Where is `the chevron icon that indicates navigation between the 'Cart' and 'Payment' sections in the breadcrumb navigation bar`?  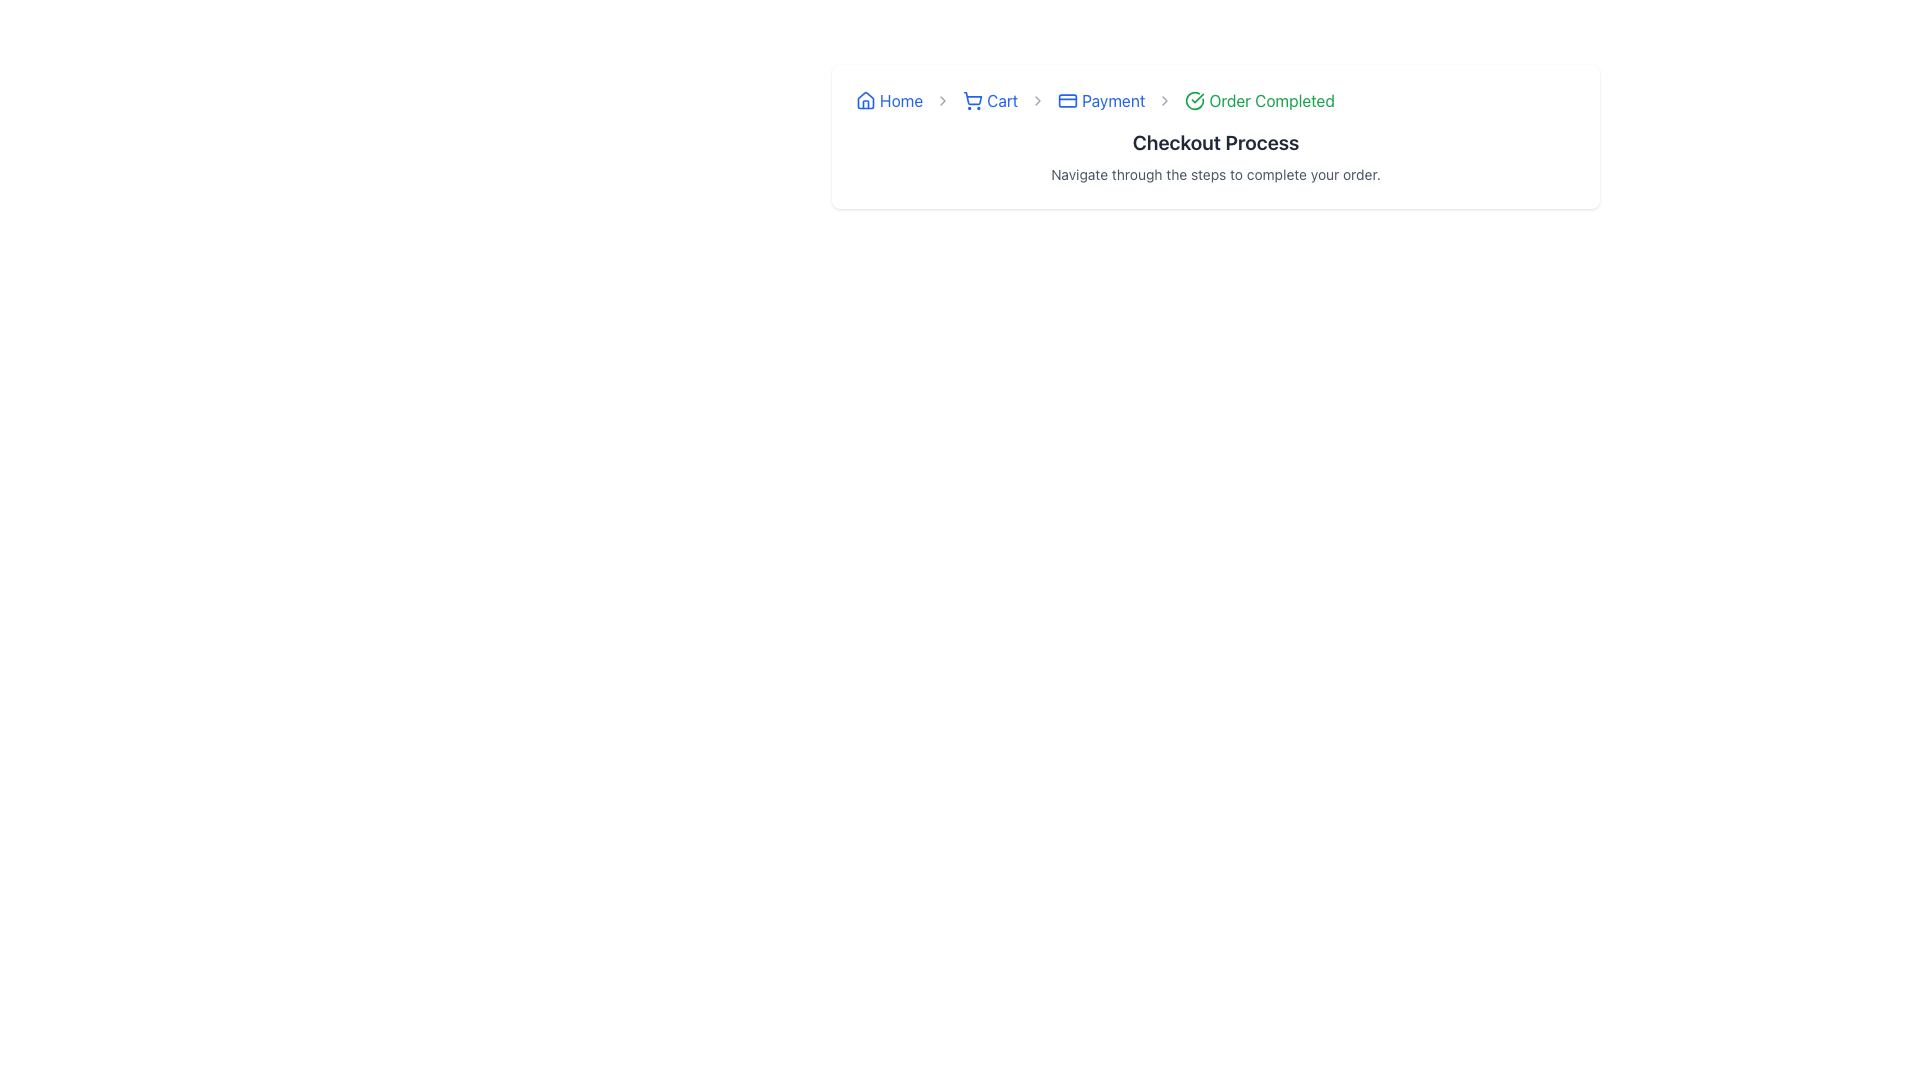
the chevron icon that indicates navigation between the 'Cart' and 'Payment' sections in the breadcrumb navigation bar is located at coordinates (1038, 100).